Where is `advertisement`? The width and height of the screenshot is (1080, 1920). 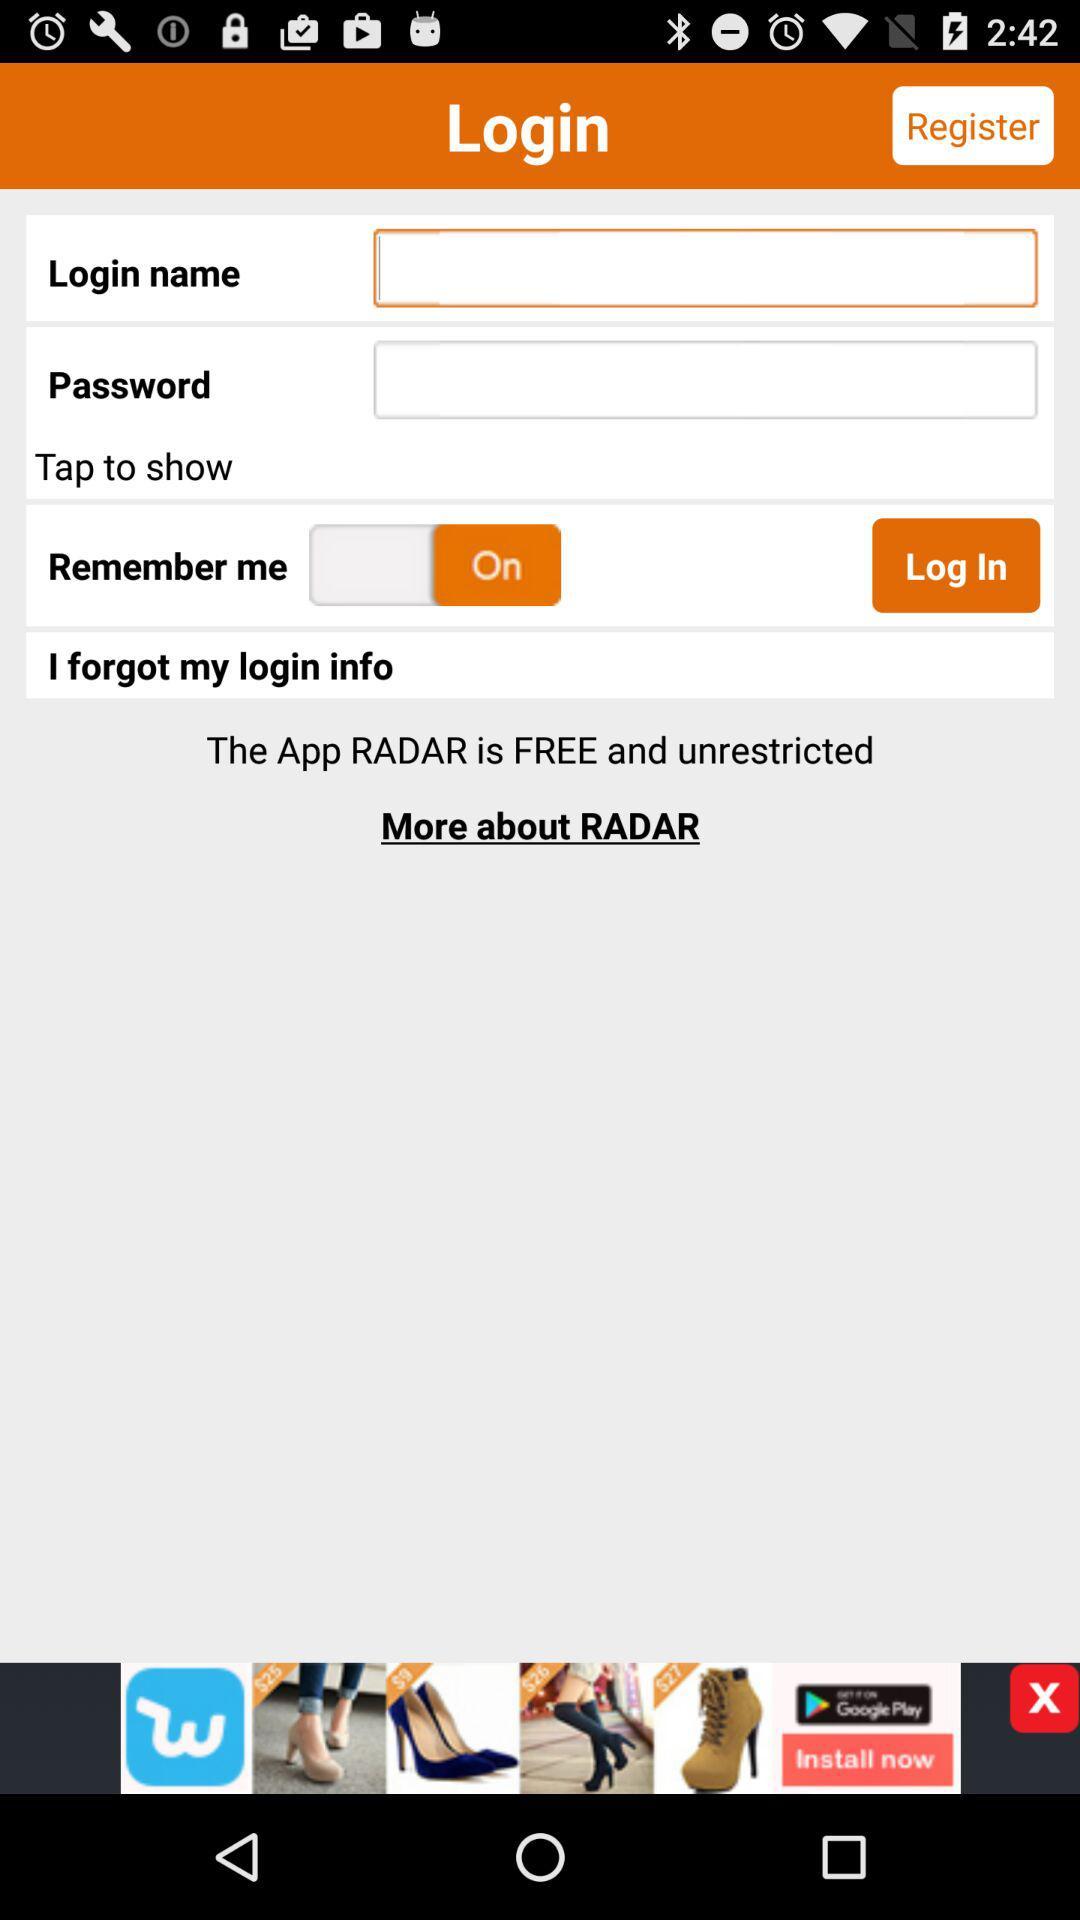 advertisement is located at coordinates (540, 1727).